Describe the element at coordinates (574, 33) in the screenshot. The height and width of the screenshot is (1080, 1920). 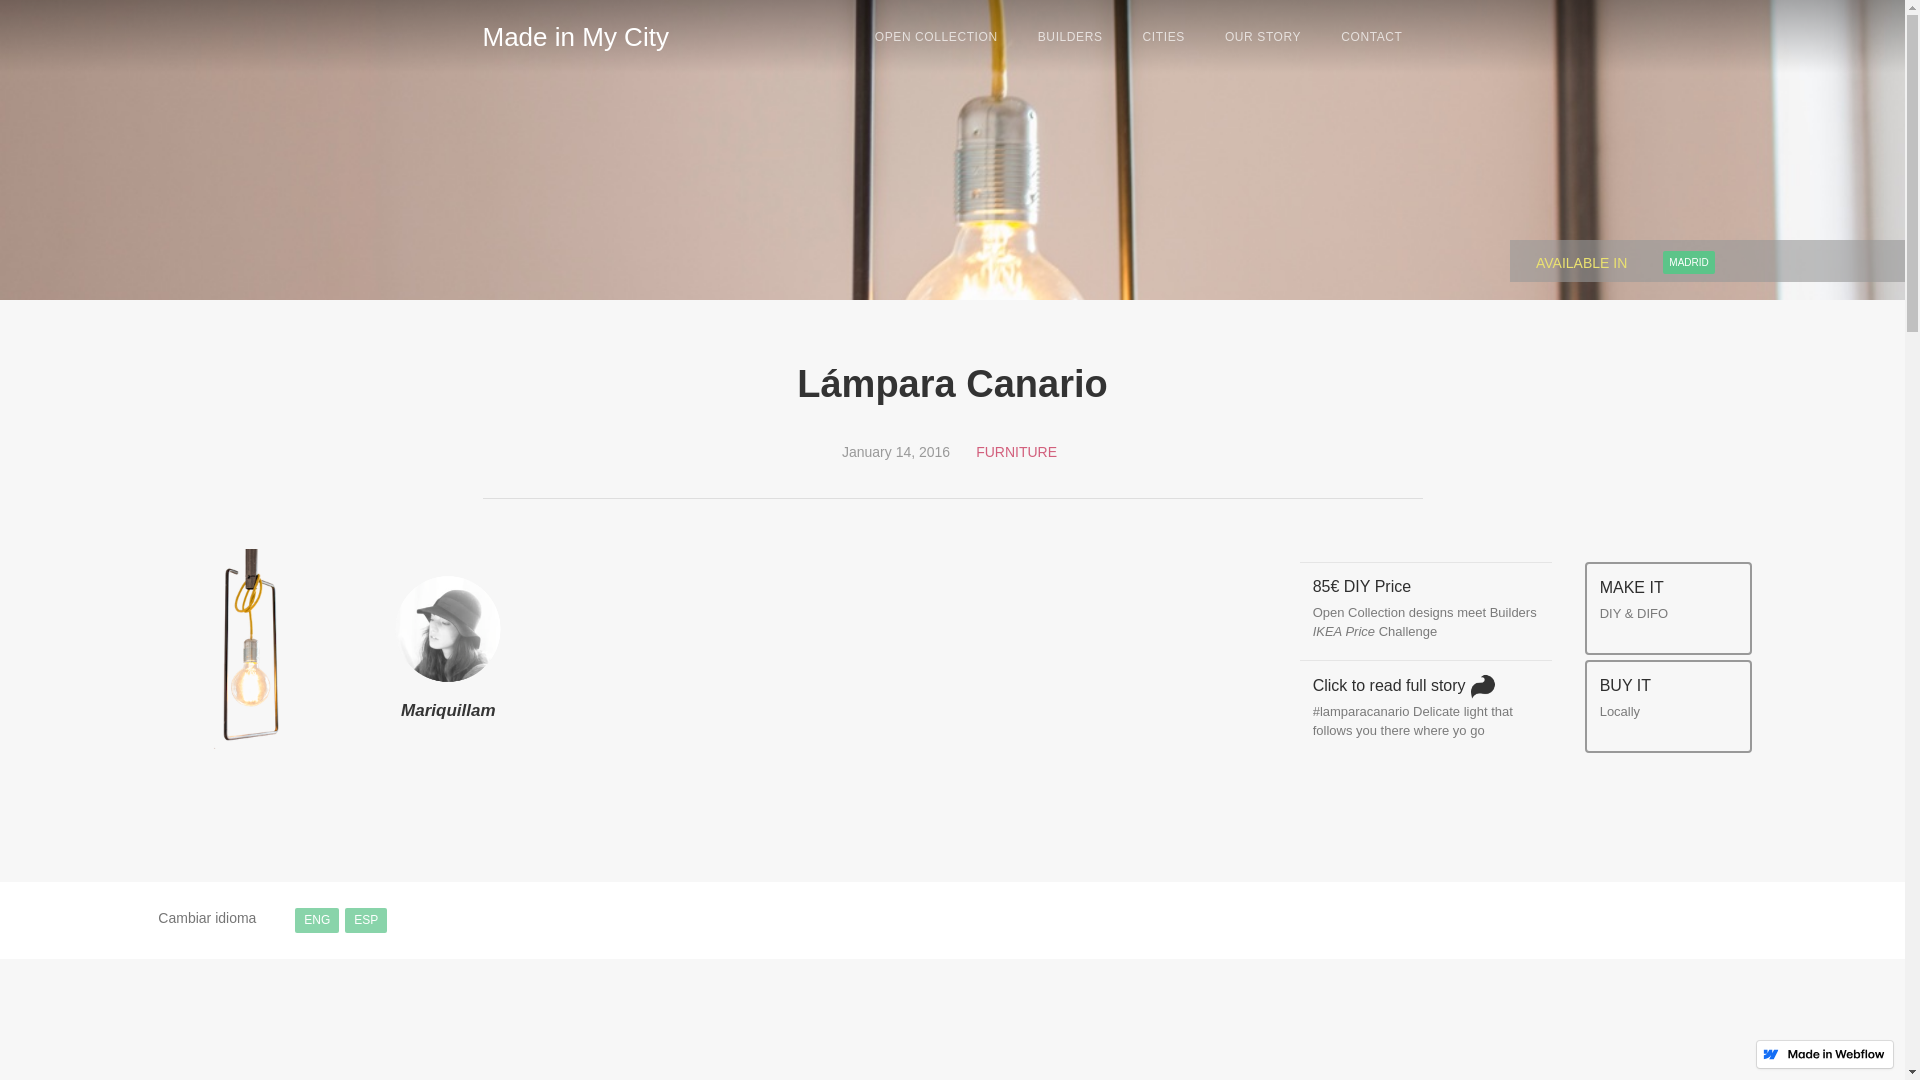
I see `'Made in My City'` at that location.